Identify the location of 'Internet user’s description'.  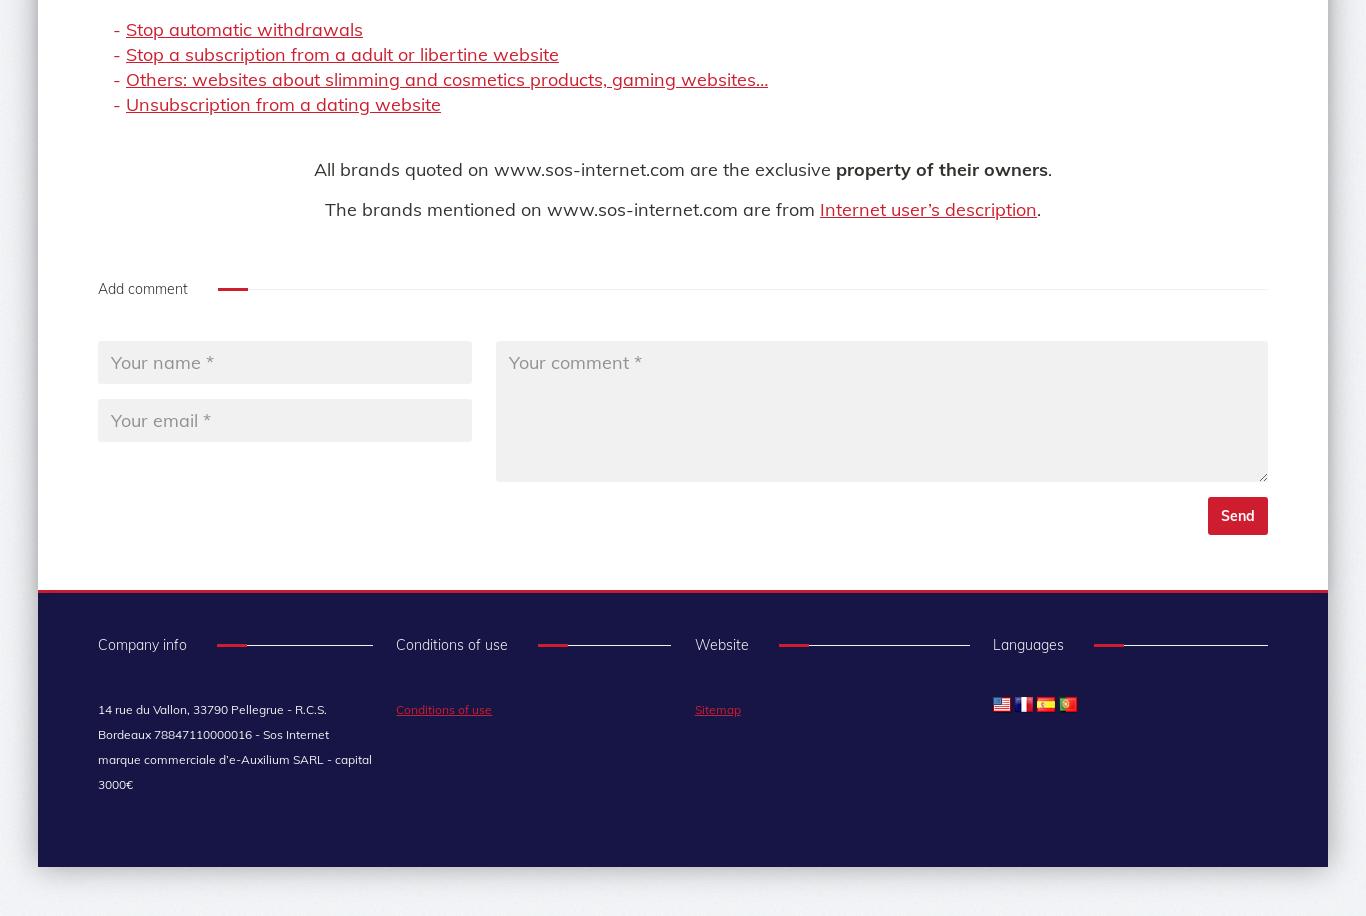
(819, 208).